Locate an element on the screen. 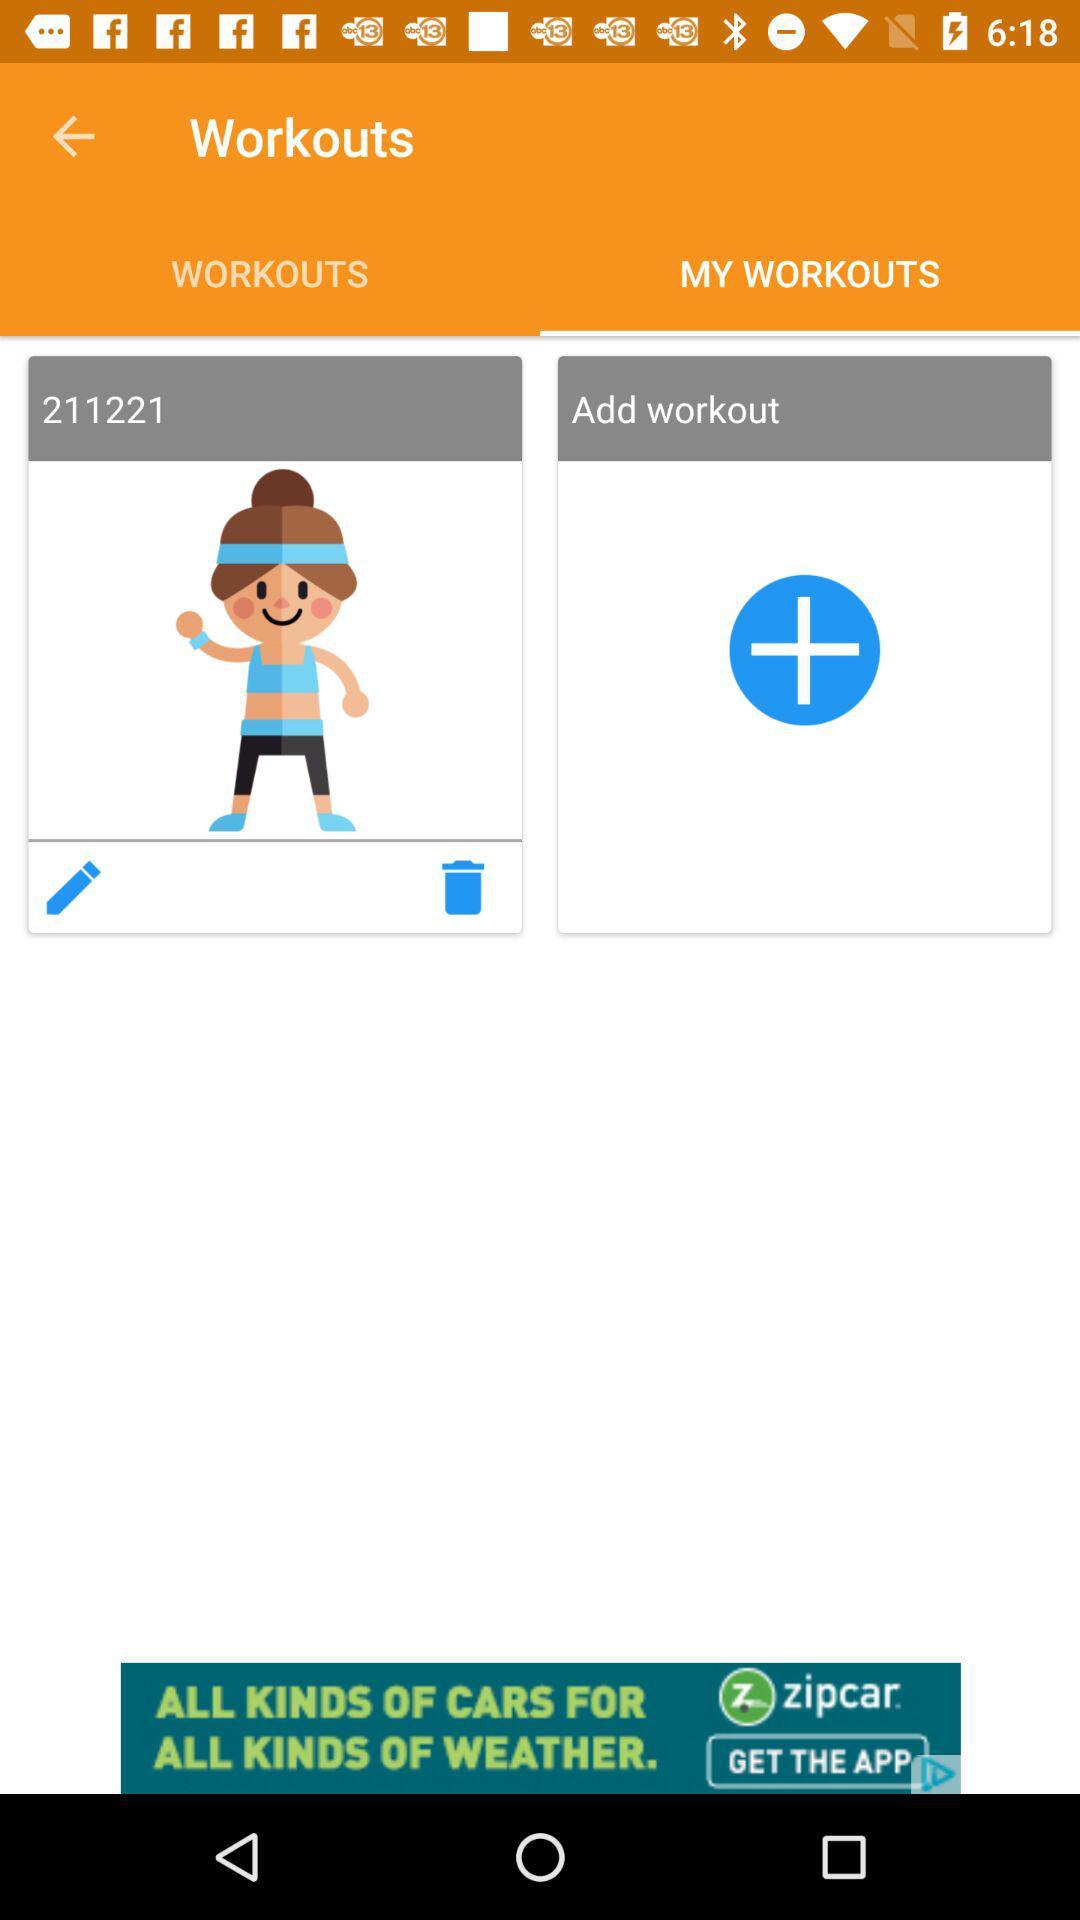 The width and height of the screenshot is (1080, 1920). delete is located at coordinates (469, 886).